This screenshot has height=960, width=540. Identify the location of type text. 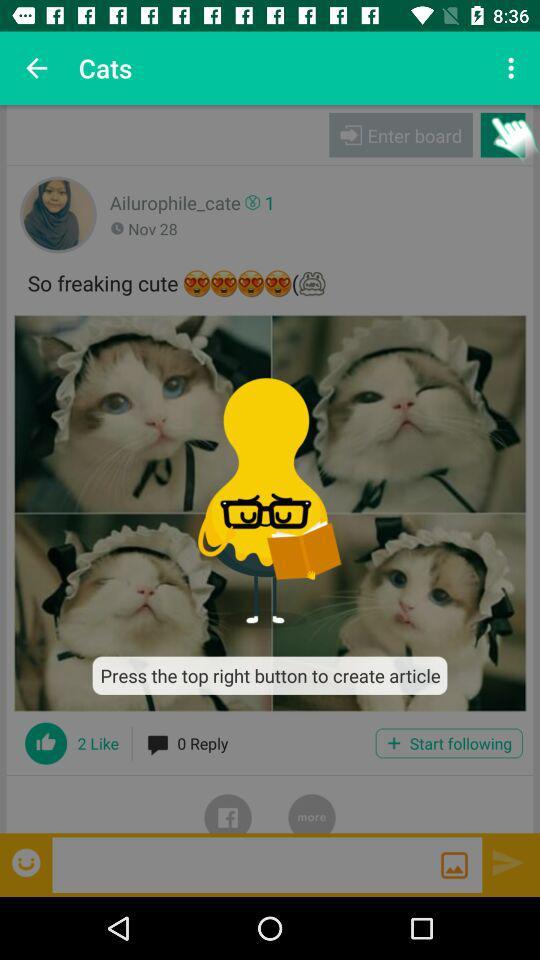
(246, 863).